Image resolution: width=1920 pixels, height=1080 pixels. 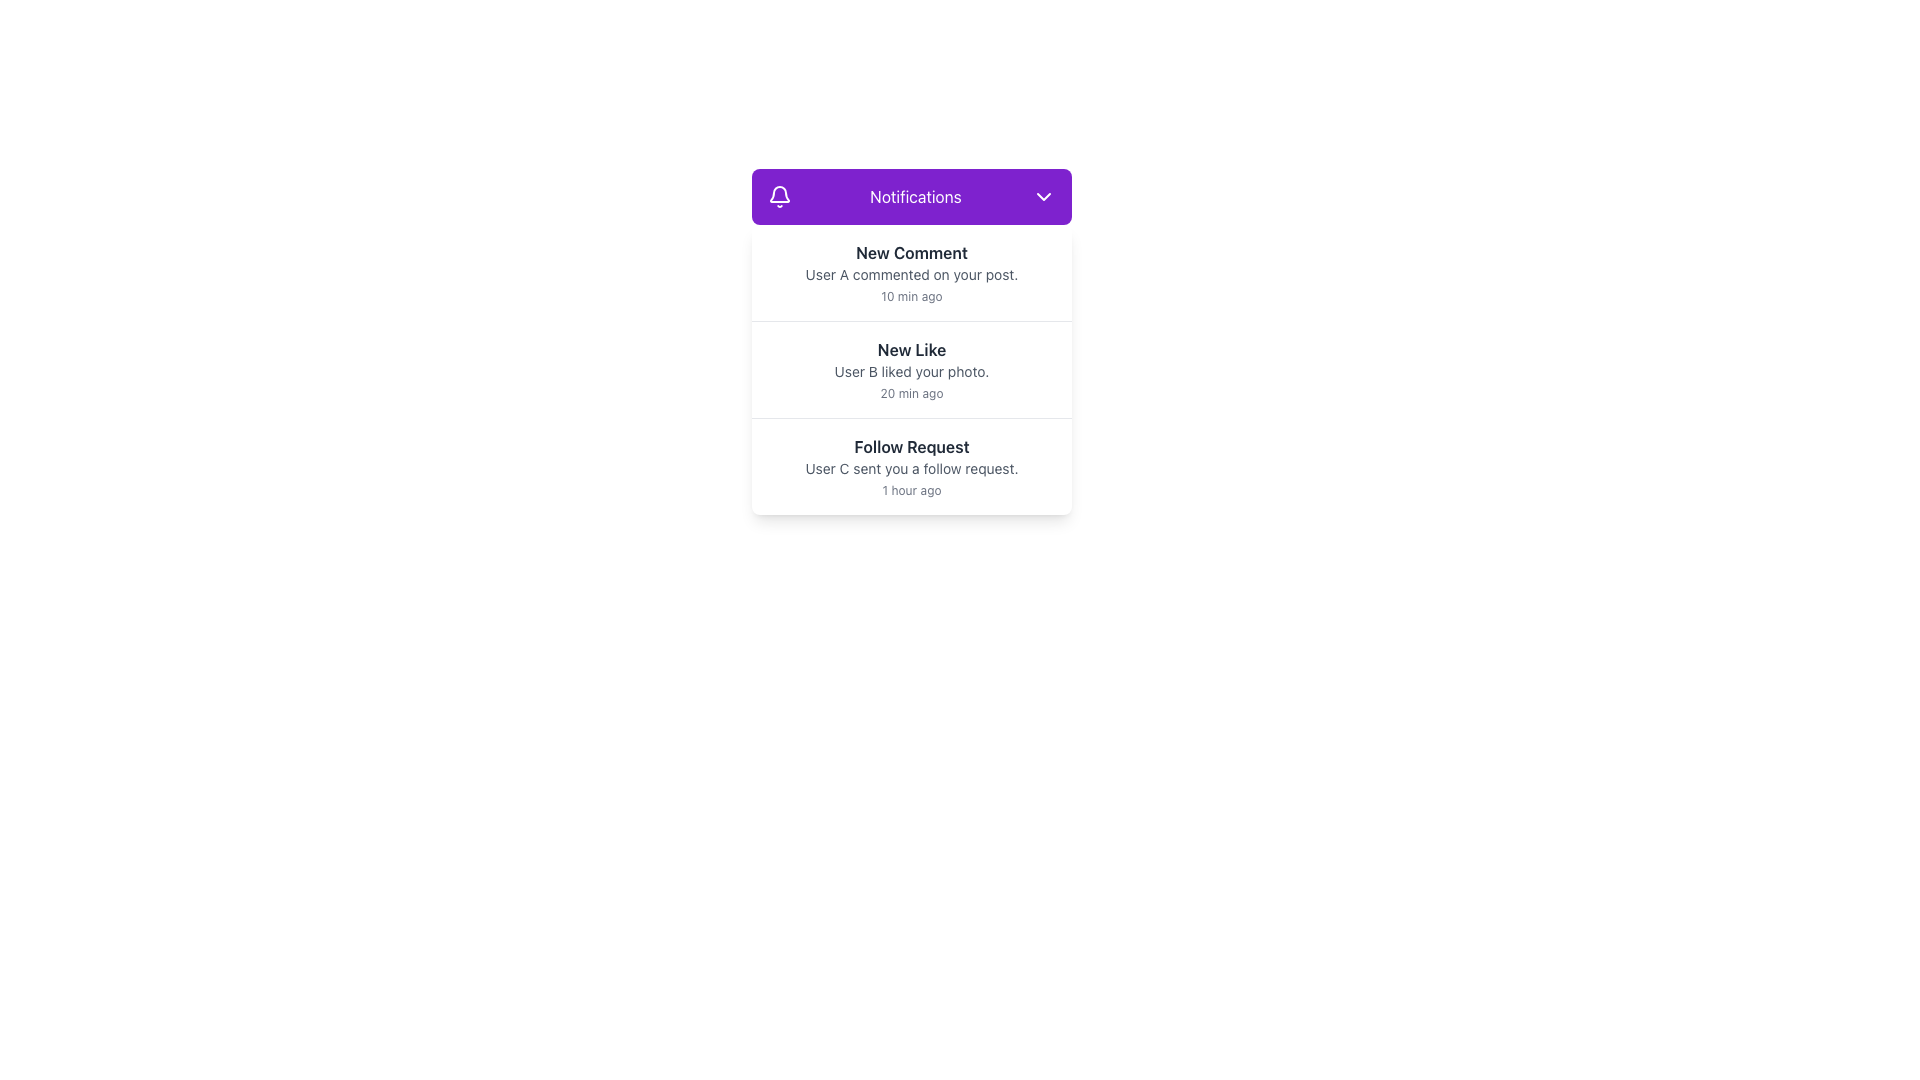 What do you see at coordinates (911, 469) in the screenshot?
I see `the informative Static Text that notifies the user about a follow request from User C, located between the 'Follow Request' title and the '1 hour ago' timestamp` at bounding box center [911, 469].